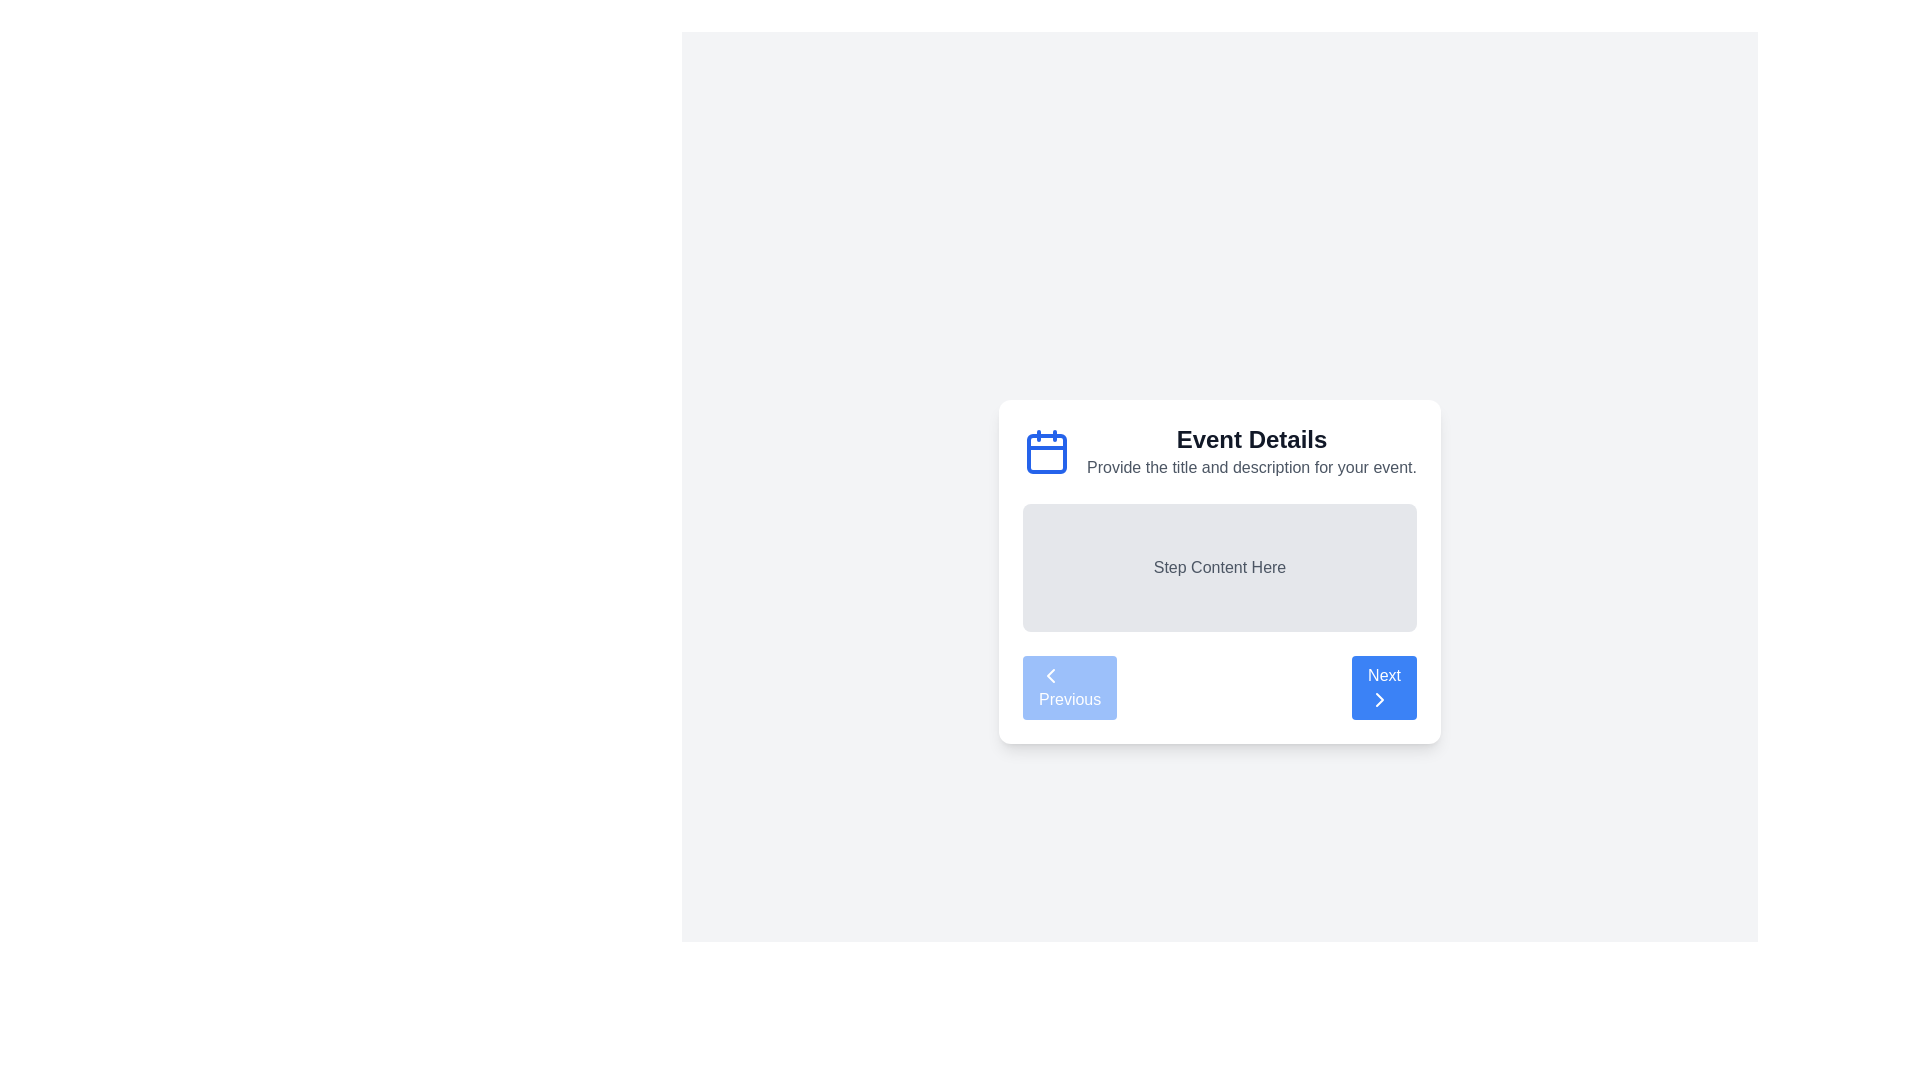 This screenshot has height=1080, width=1920. I want to click on the text label that serves as a header or title for the section, located above the text 'Provide the title and description for your event.', so click(1251, 438).